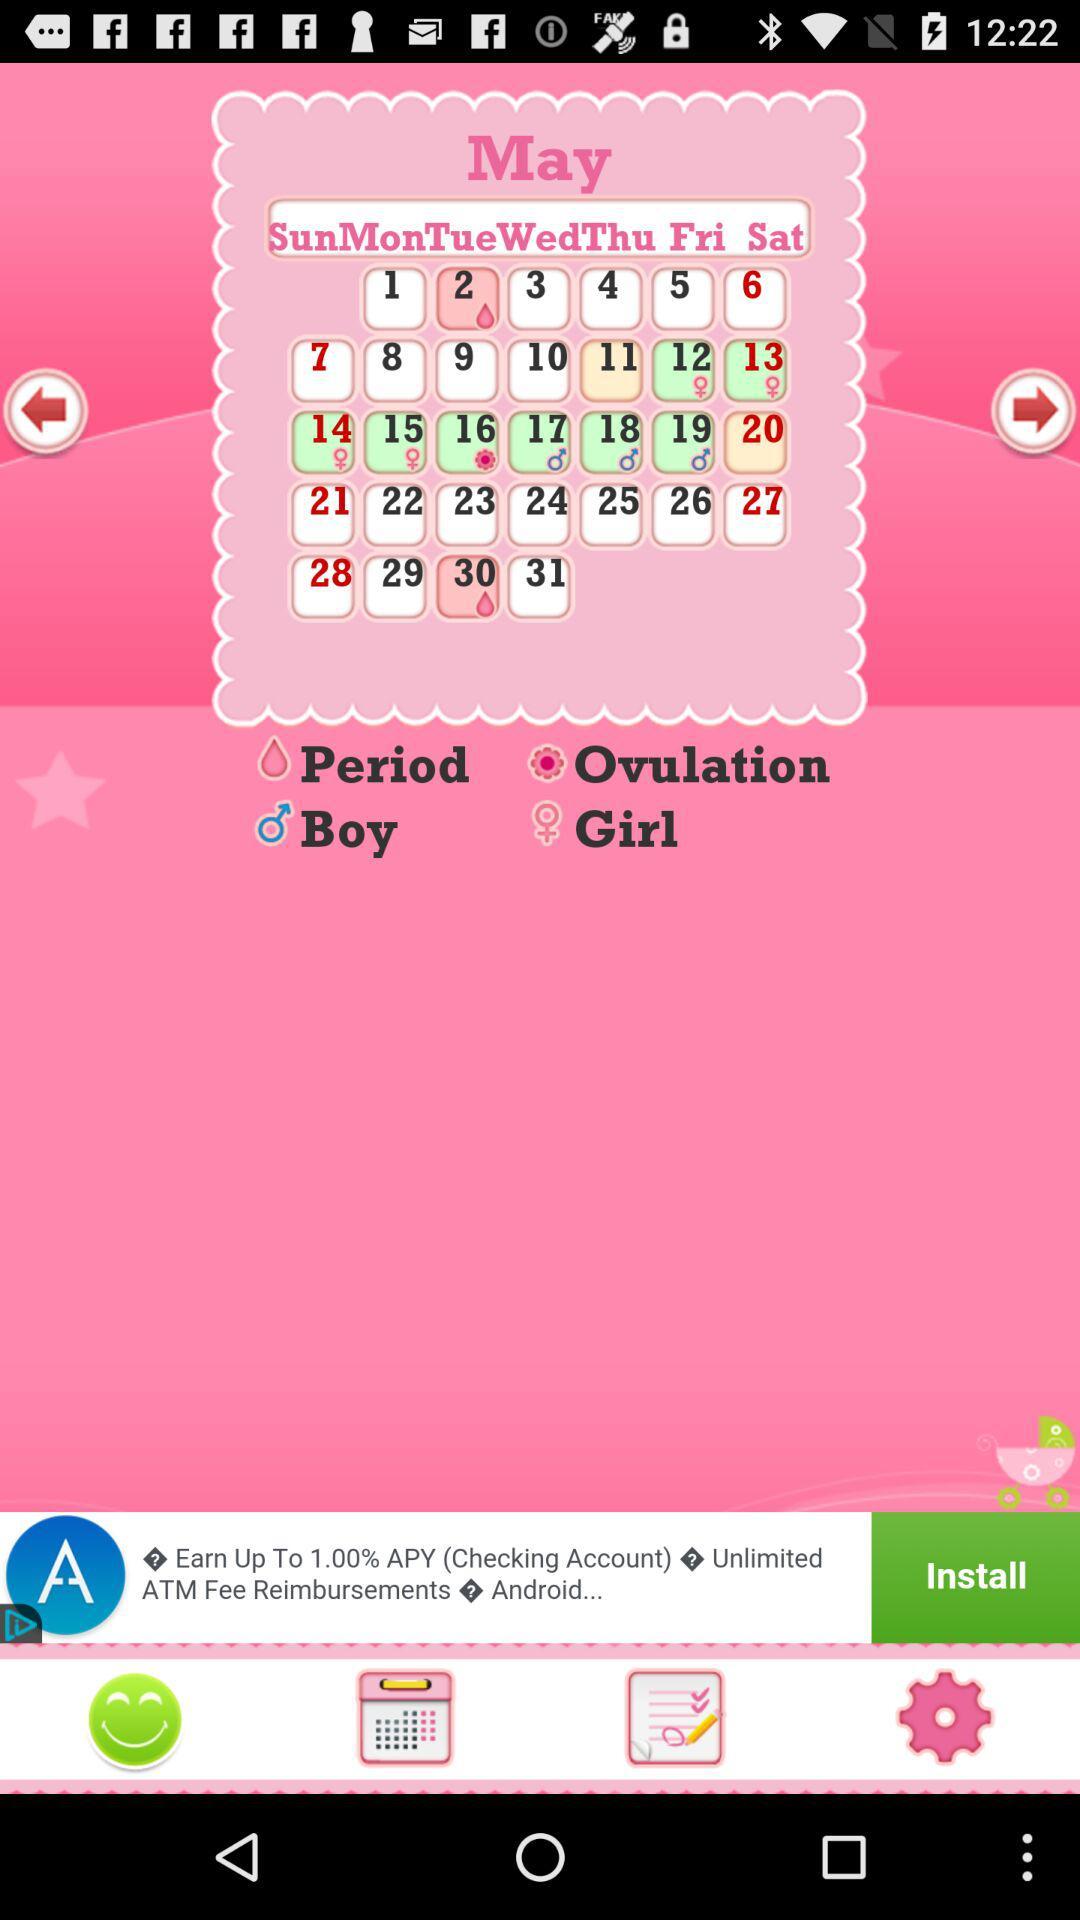 Image resolution: width=1080 pixels, height=1920 pixels. What do you see at coordinates (405, 1717) in the screenshot?
I see `calendar` at bounding box center [405, 1717].